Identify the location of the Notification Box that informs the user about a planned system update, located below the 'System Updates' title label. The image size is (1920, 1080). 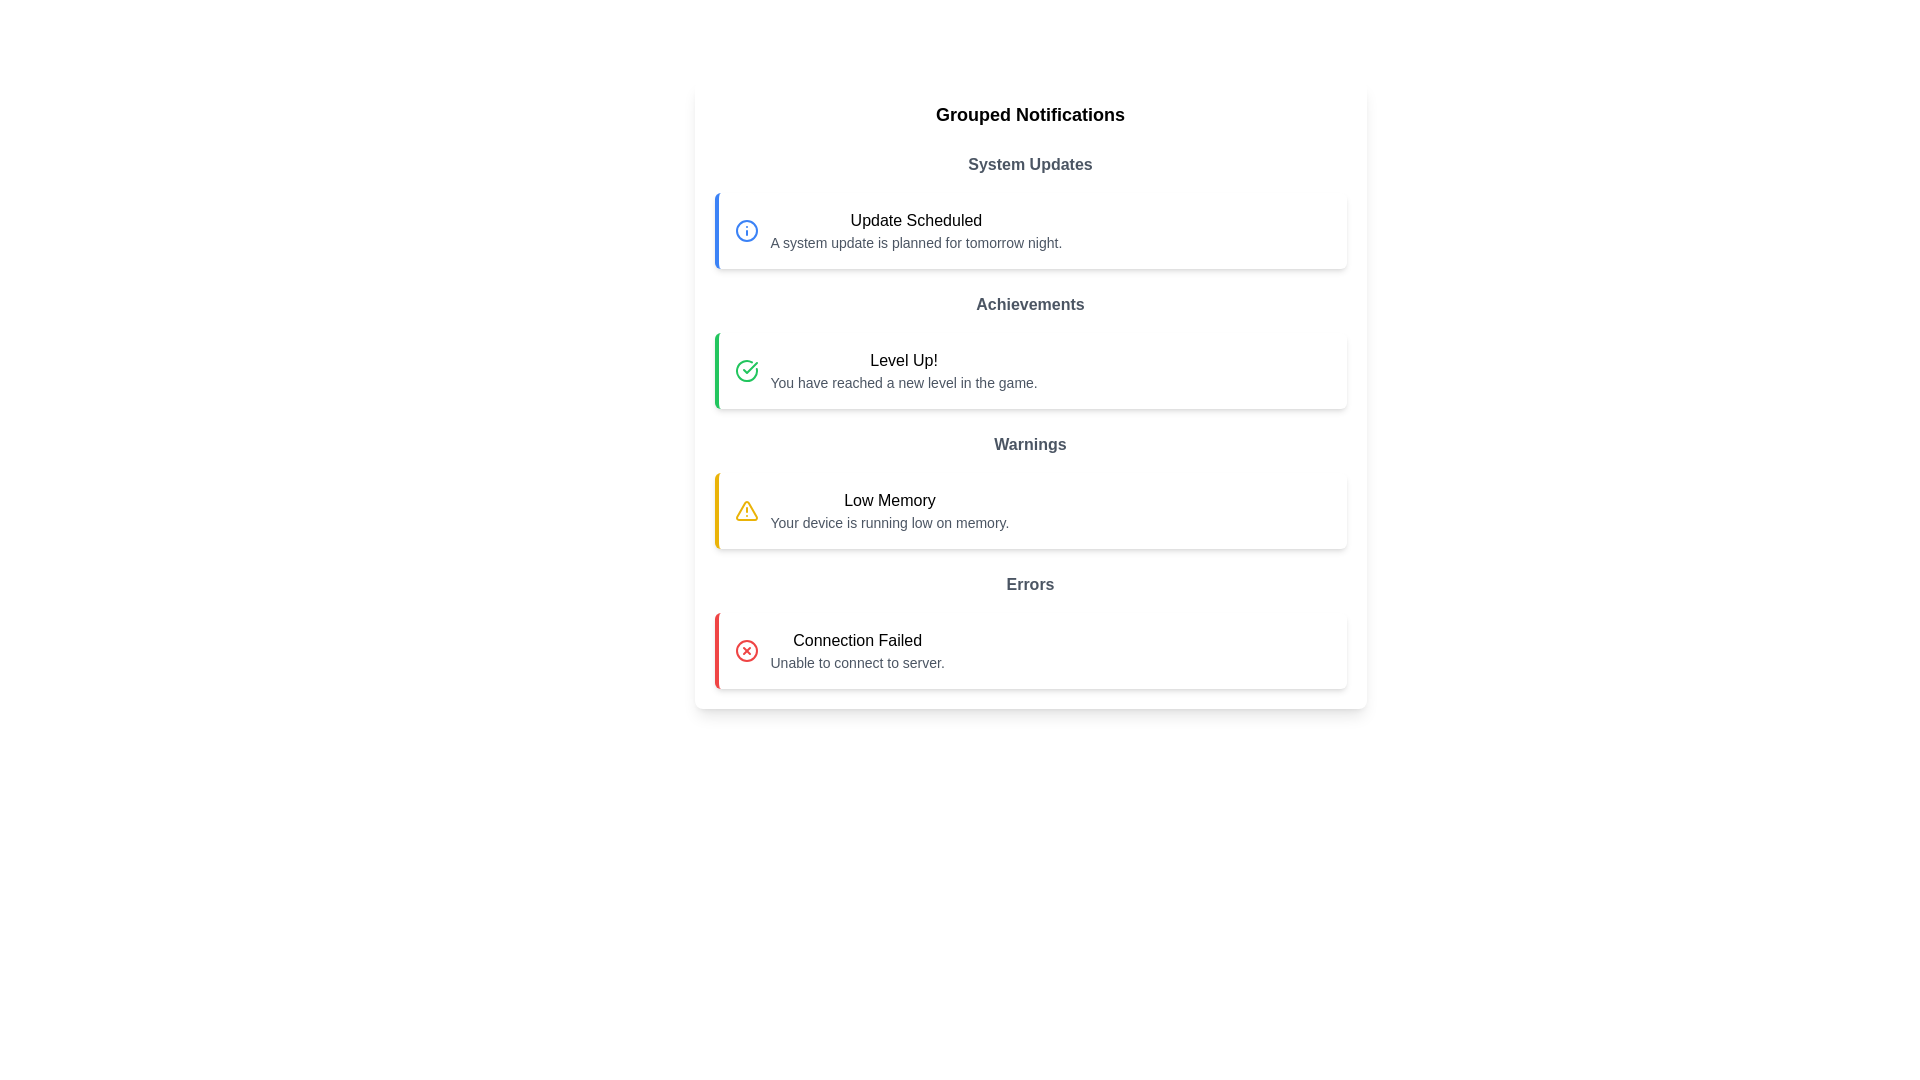
(1030, 230).